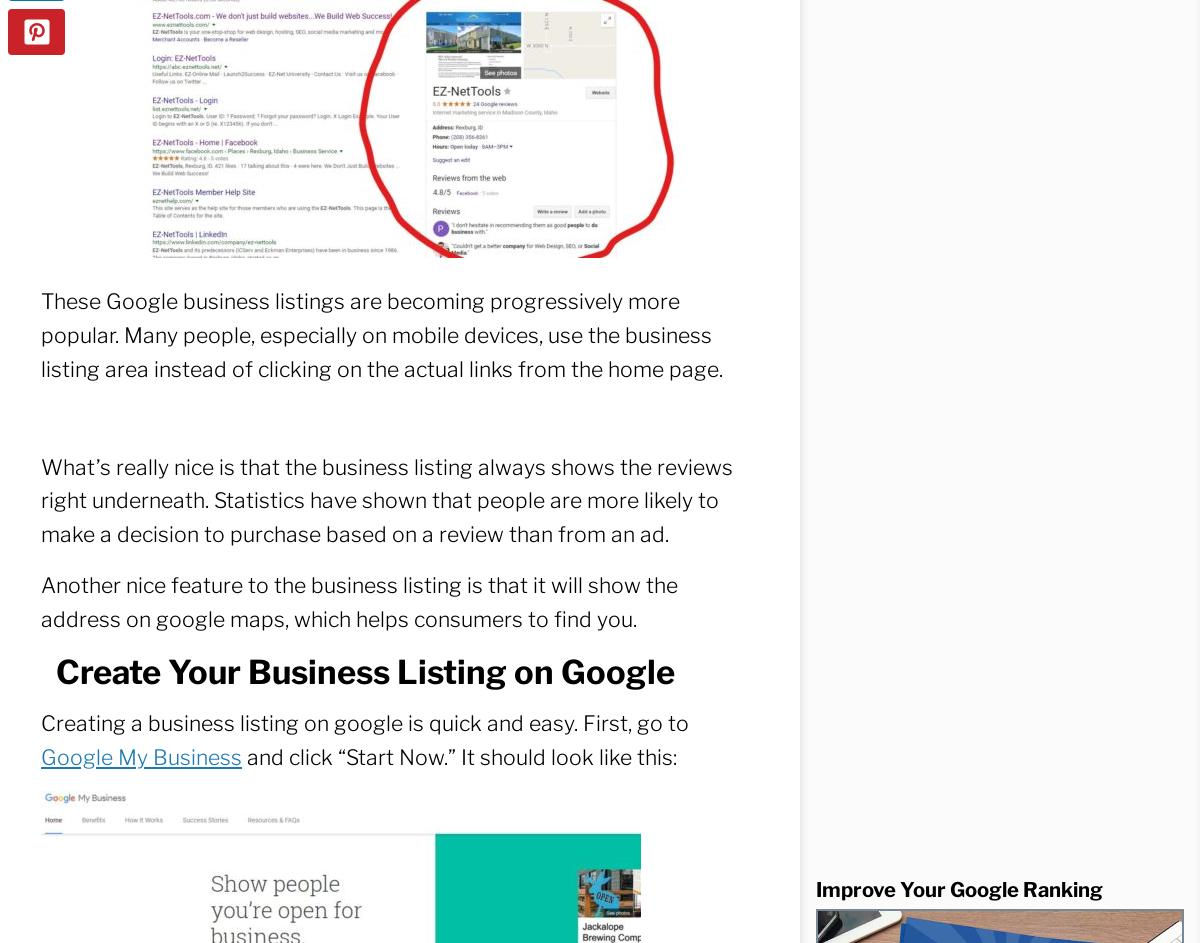 The width and height of the screenshot is (1200, 943). I want to click on 'How can we serve you better?', so click(598, 532).